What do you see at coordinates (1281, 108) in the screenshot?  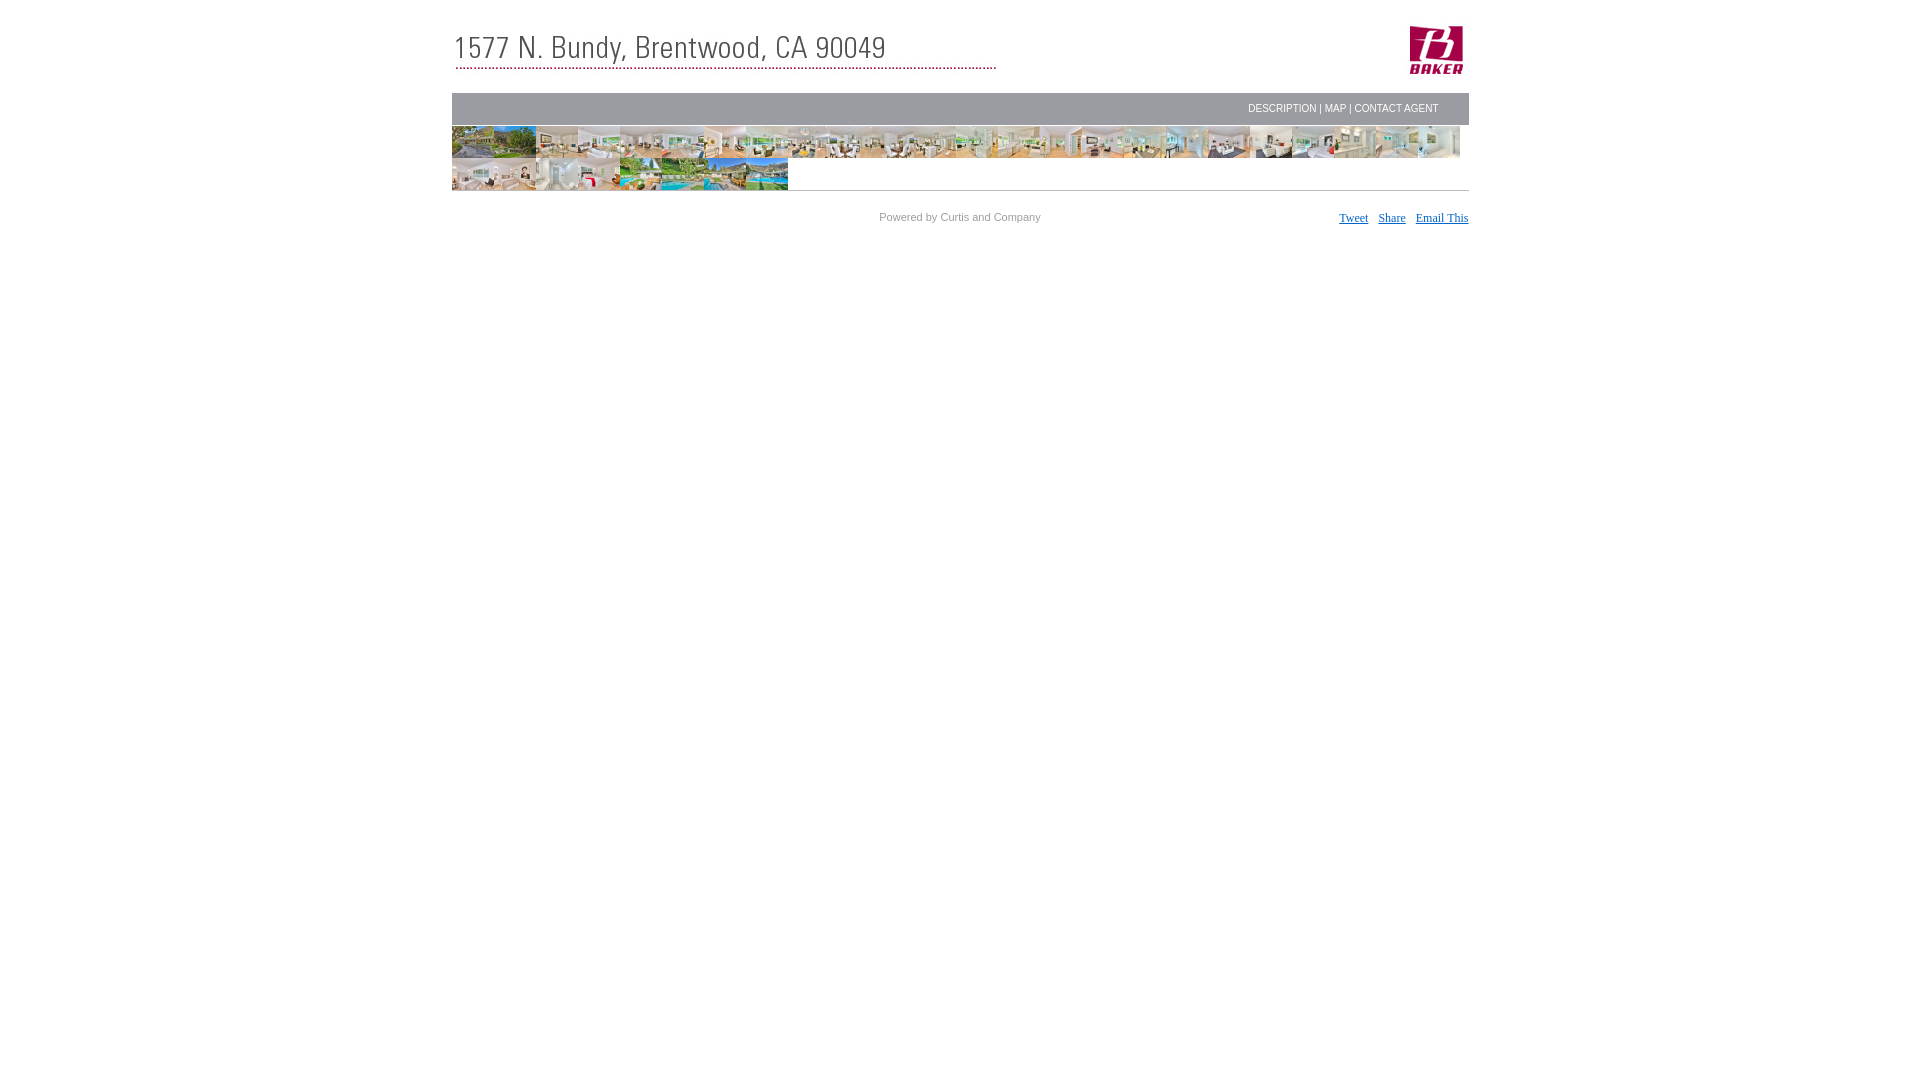 I see `'DESCRIPTION'` at bounding box center [1281, 108].